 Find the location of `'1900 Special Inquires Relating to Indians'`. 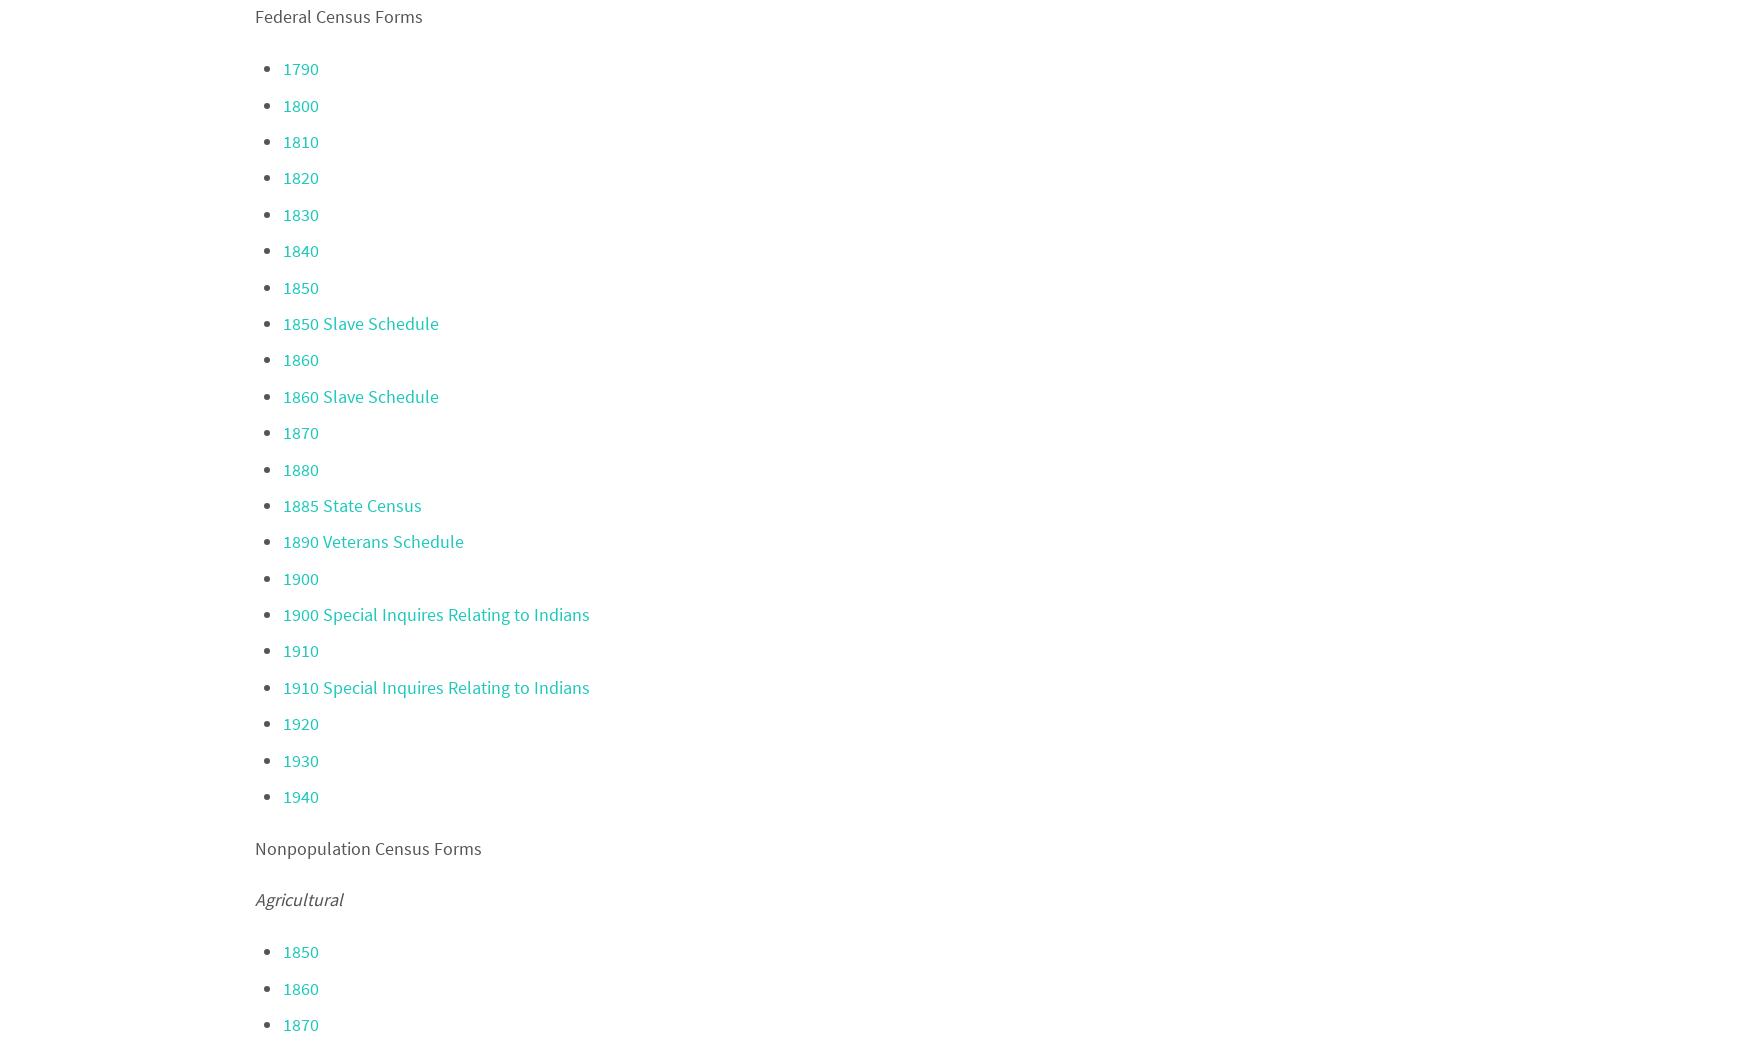

'1900 Special Inquires Relating to Indians' is located at coordinates (281, 613).